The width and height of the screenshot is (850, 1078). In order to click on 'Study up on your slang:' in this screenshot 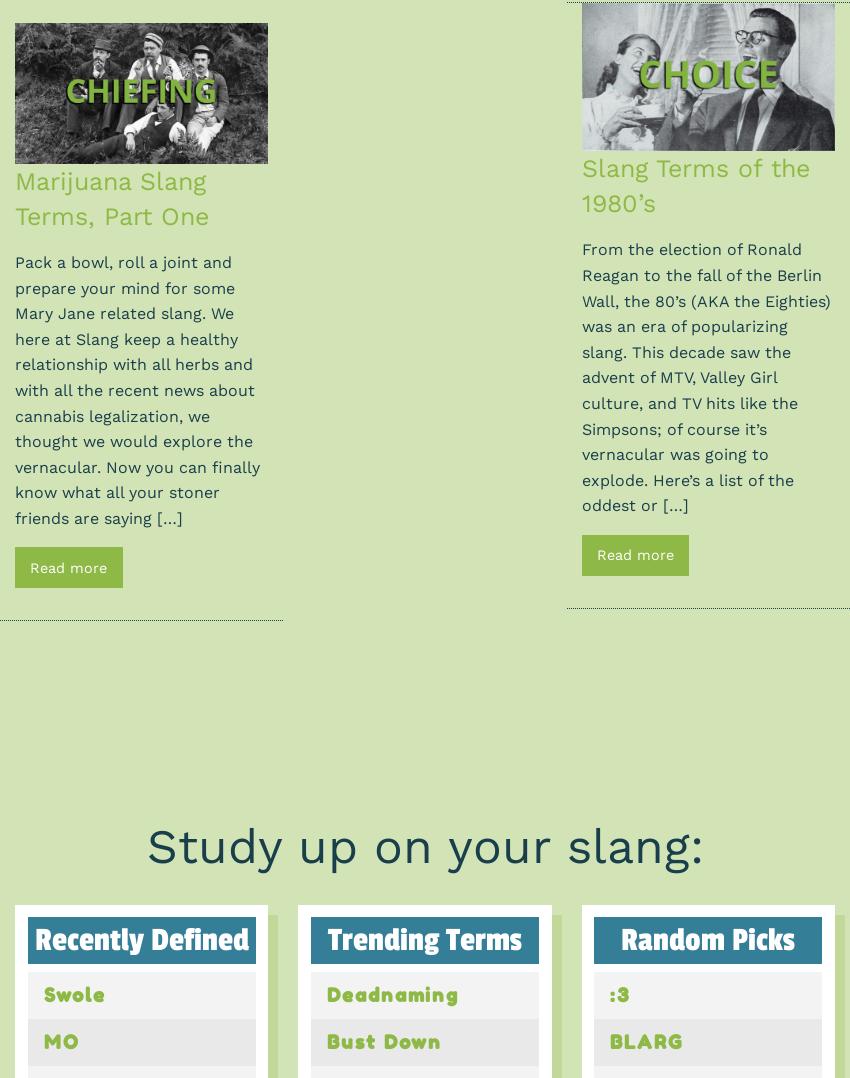, I will do `click(424, 846)`.